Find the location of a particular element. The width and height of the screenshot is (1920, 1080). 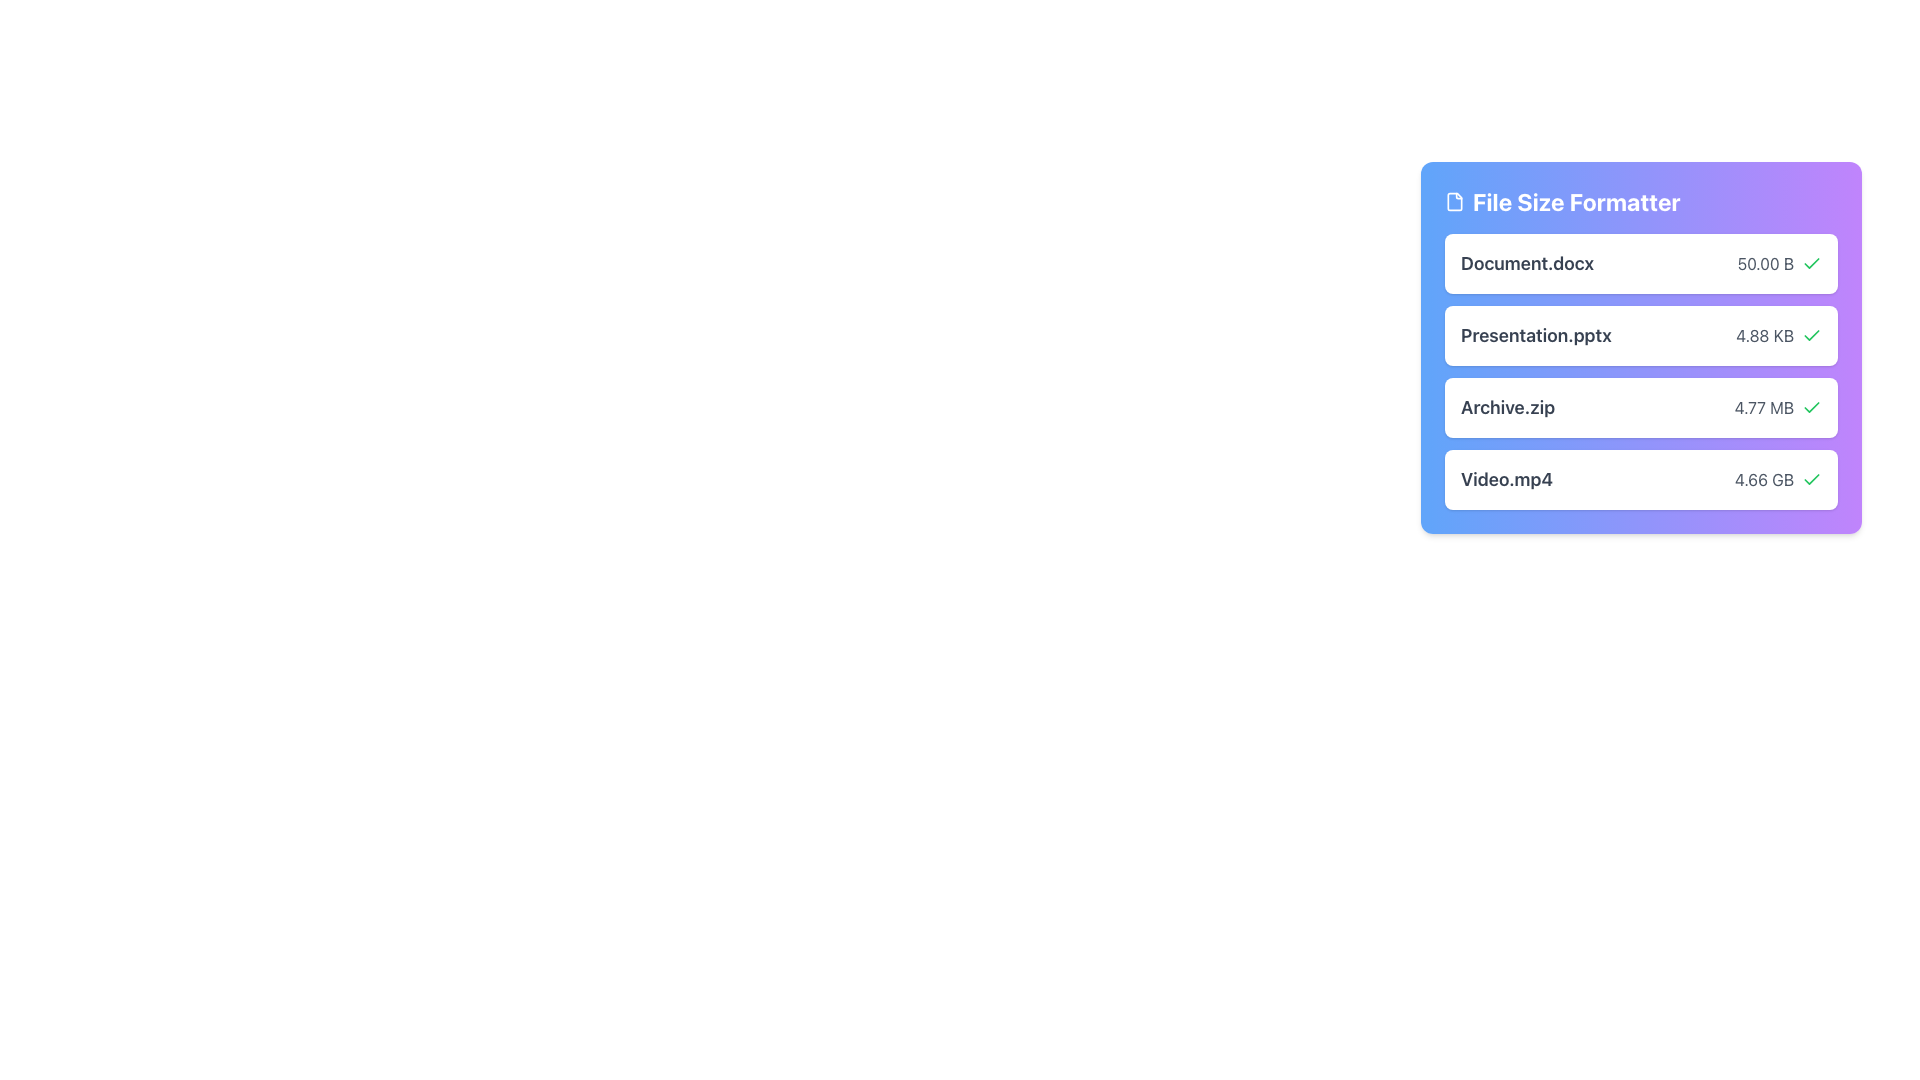

file information displayed in the first list item of the 'File Size Formatter' panel, which includes the file name 'Document.docx' and its size '50.00 B' is located at coordinates (1641, 262).